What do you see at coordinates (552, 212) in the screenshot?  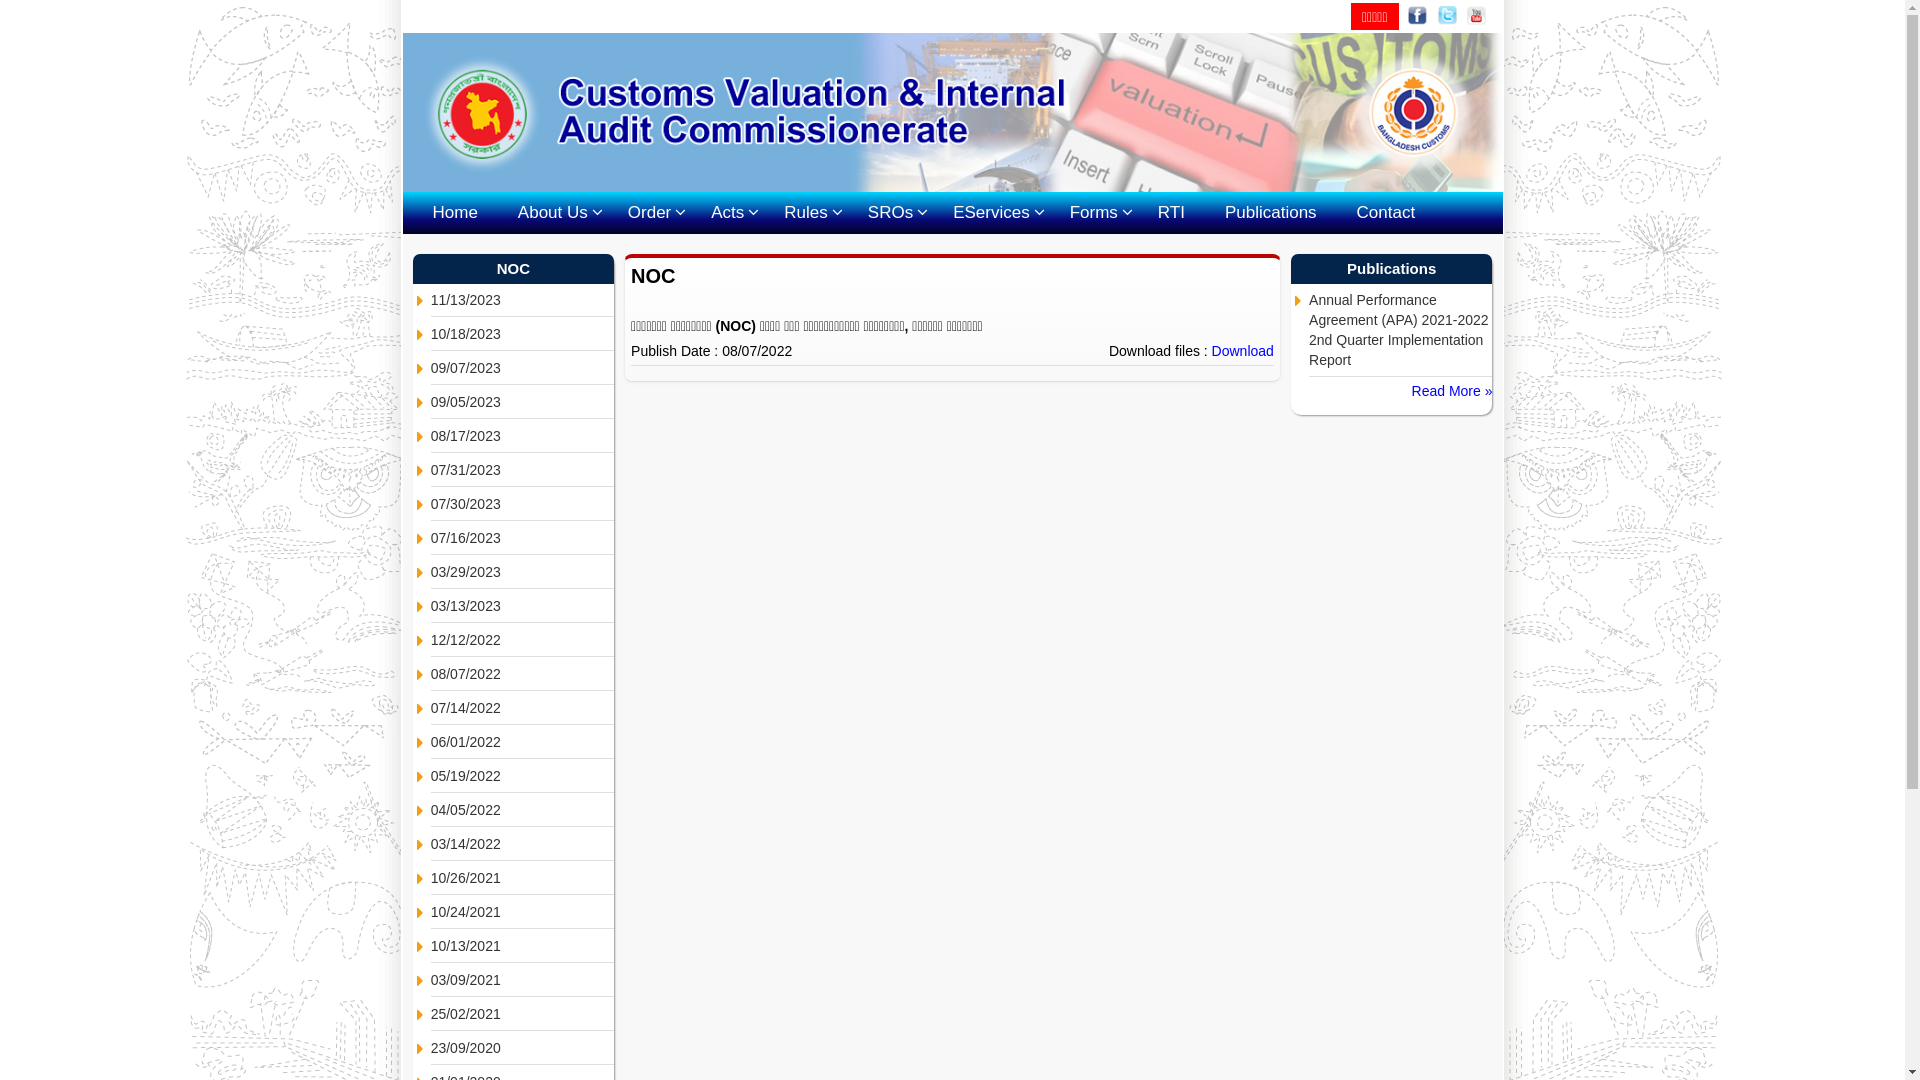 I see `'About Us'` at bounding box center [552, 212].